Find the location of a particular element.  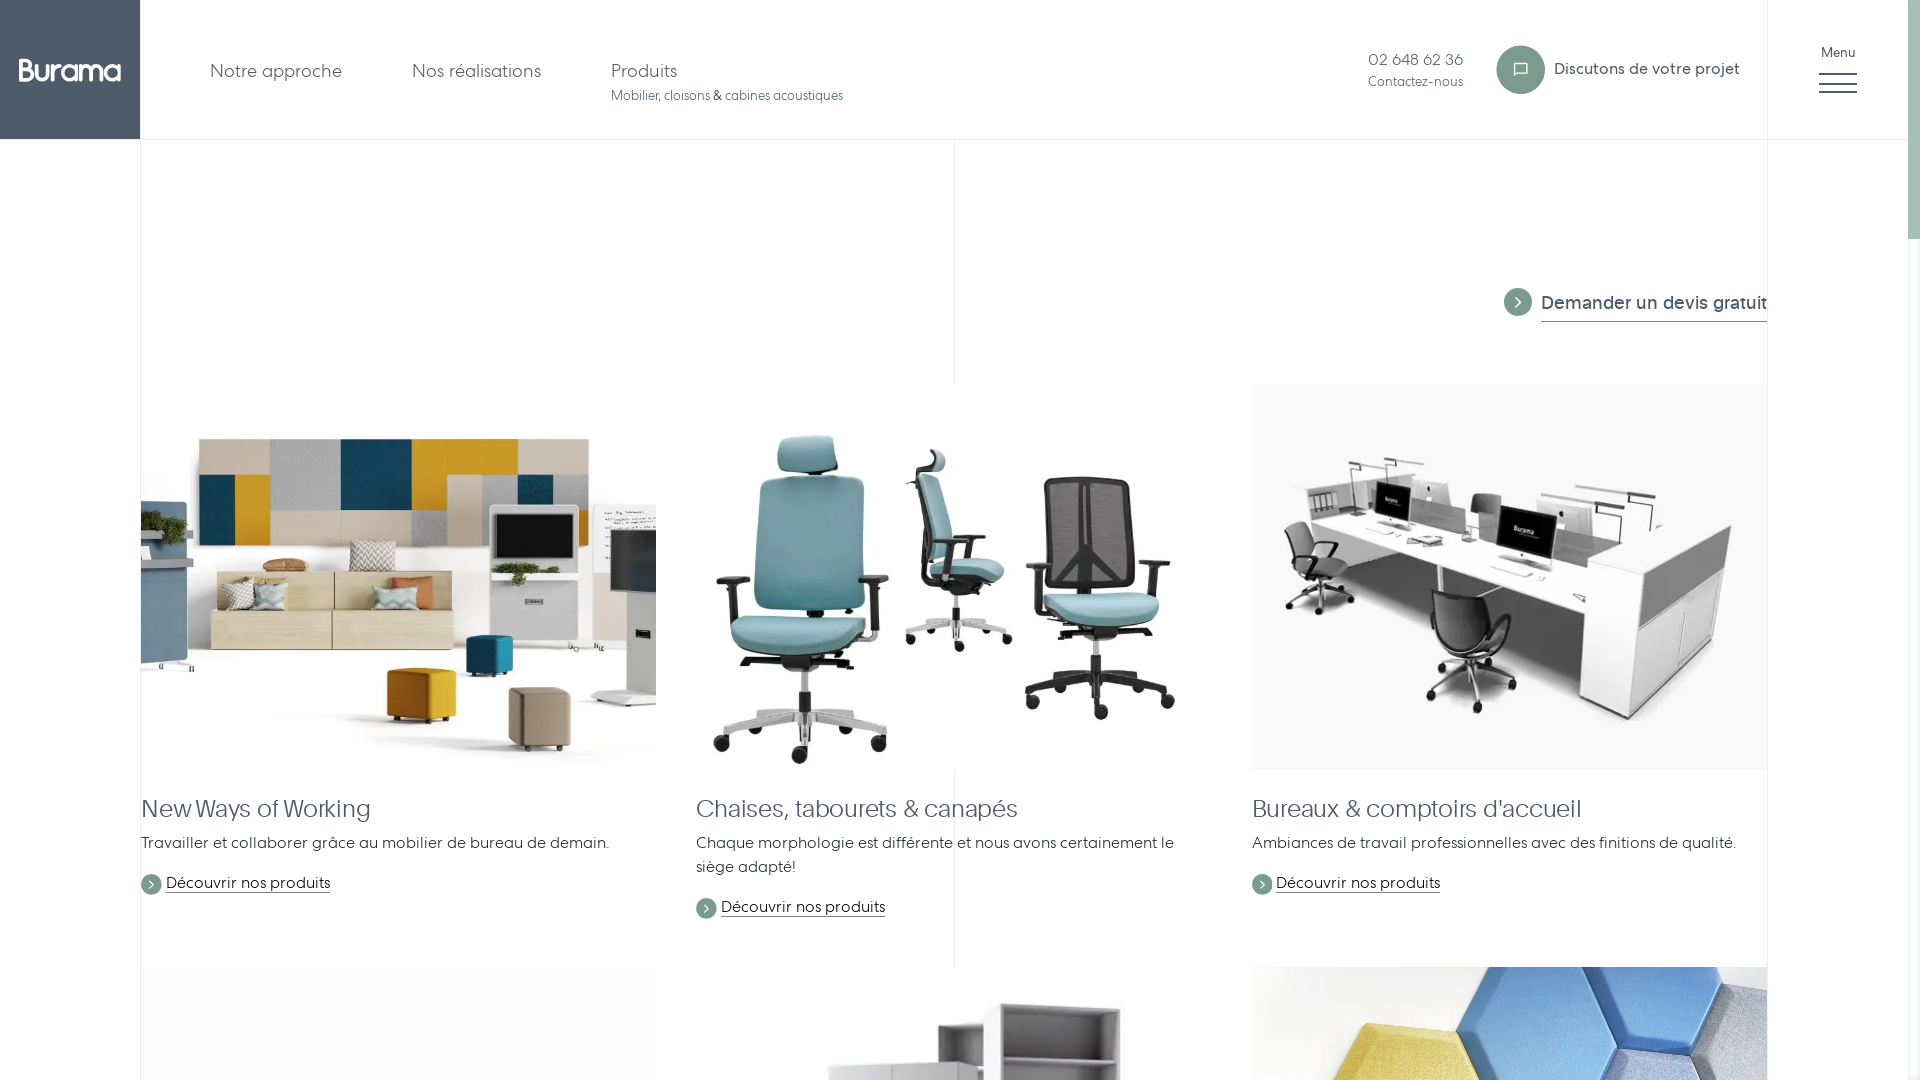

'Mobilier' is located at coordinates (633, 95).